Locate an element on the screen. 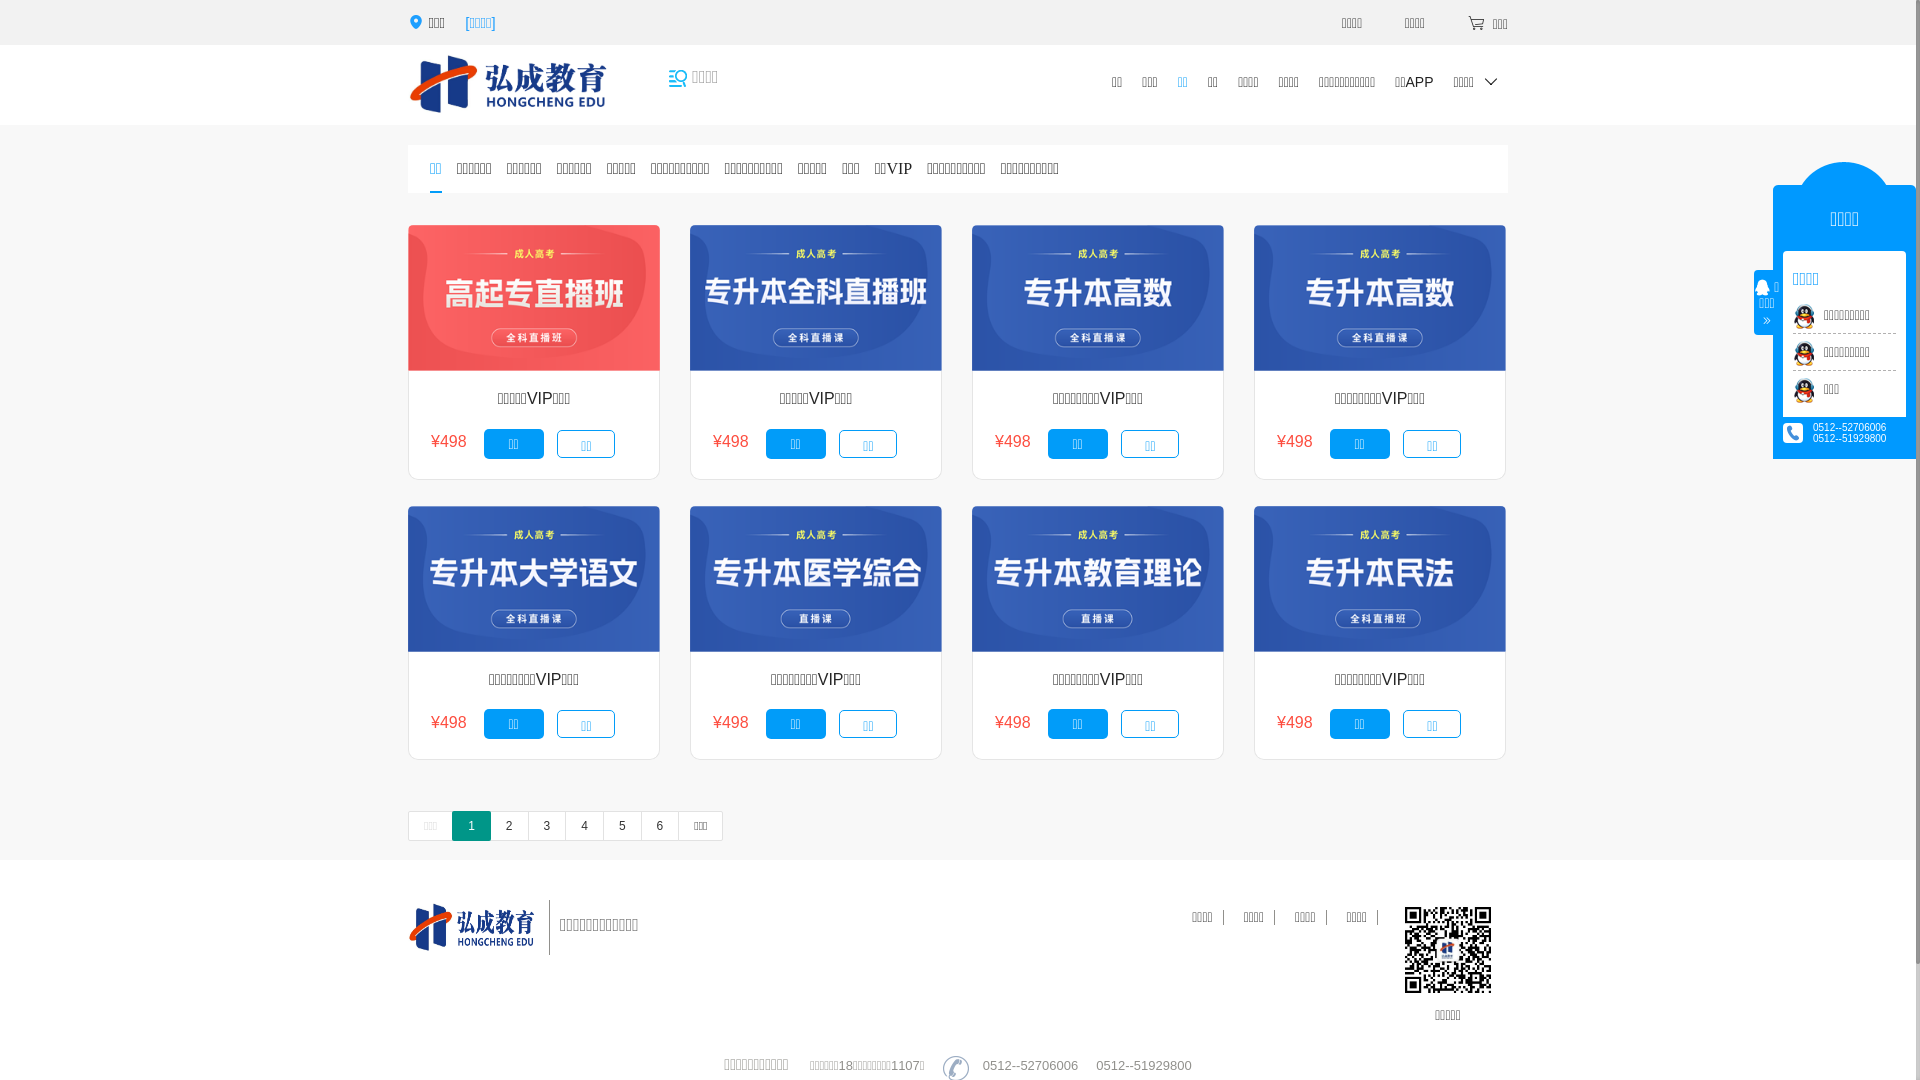 Image resolution: width=1920 pixels, height=1080 pixels. '4' is located at coordinates (583, 825).